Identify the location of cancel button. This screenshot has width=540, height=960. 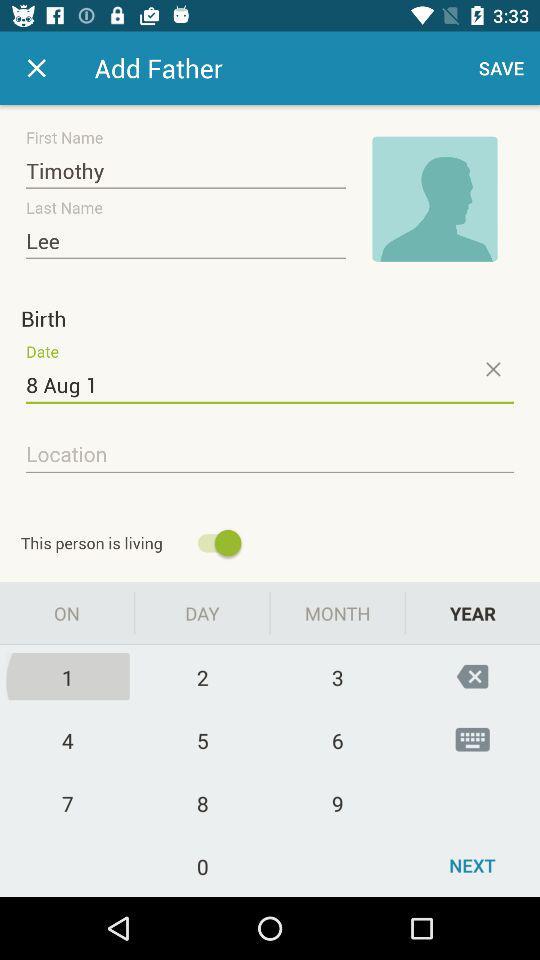
(491, 368).